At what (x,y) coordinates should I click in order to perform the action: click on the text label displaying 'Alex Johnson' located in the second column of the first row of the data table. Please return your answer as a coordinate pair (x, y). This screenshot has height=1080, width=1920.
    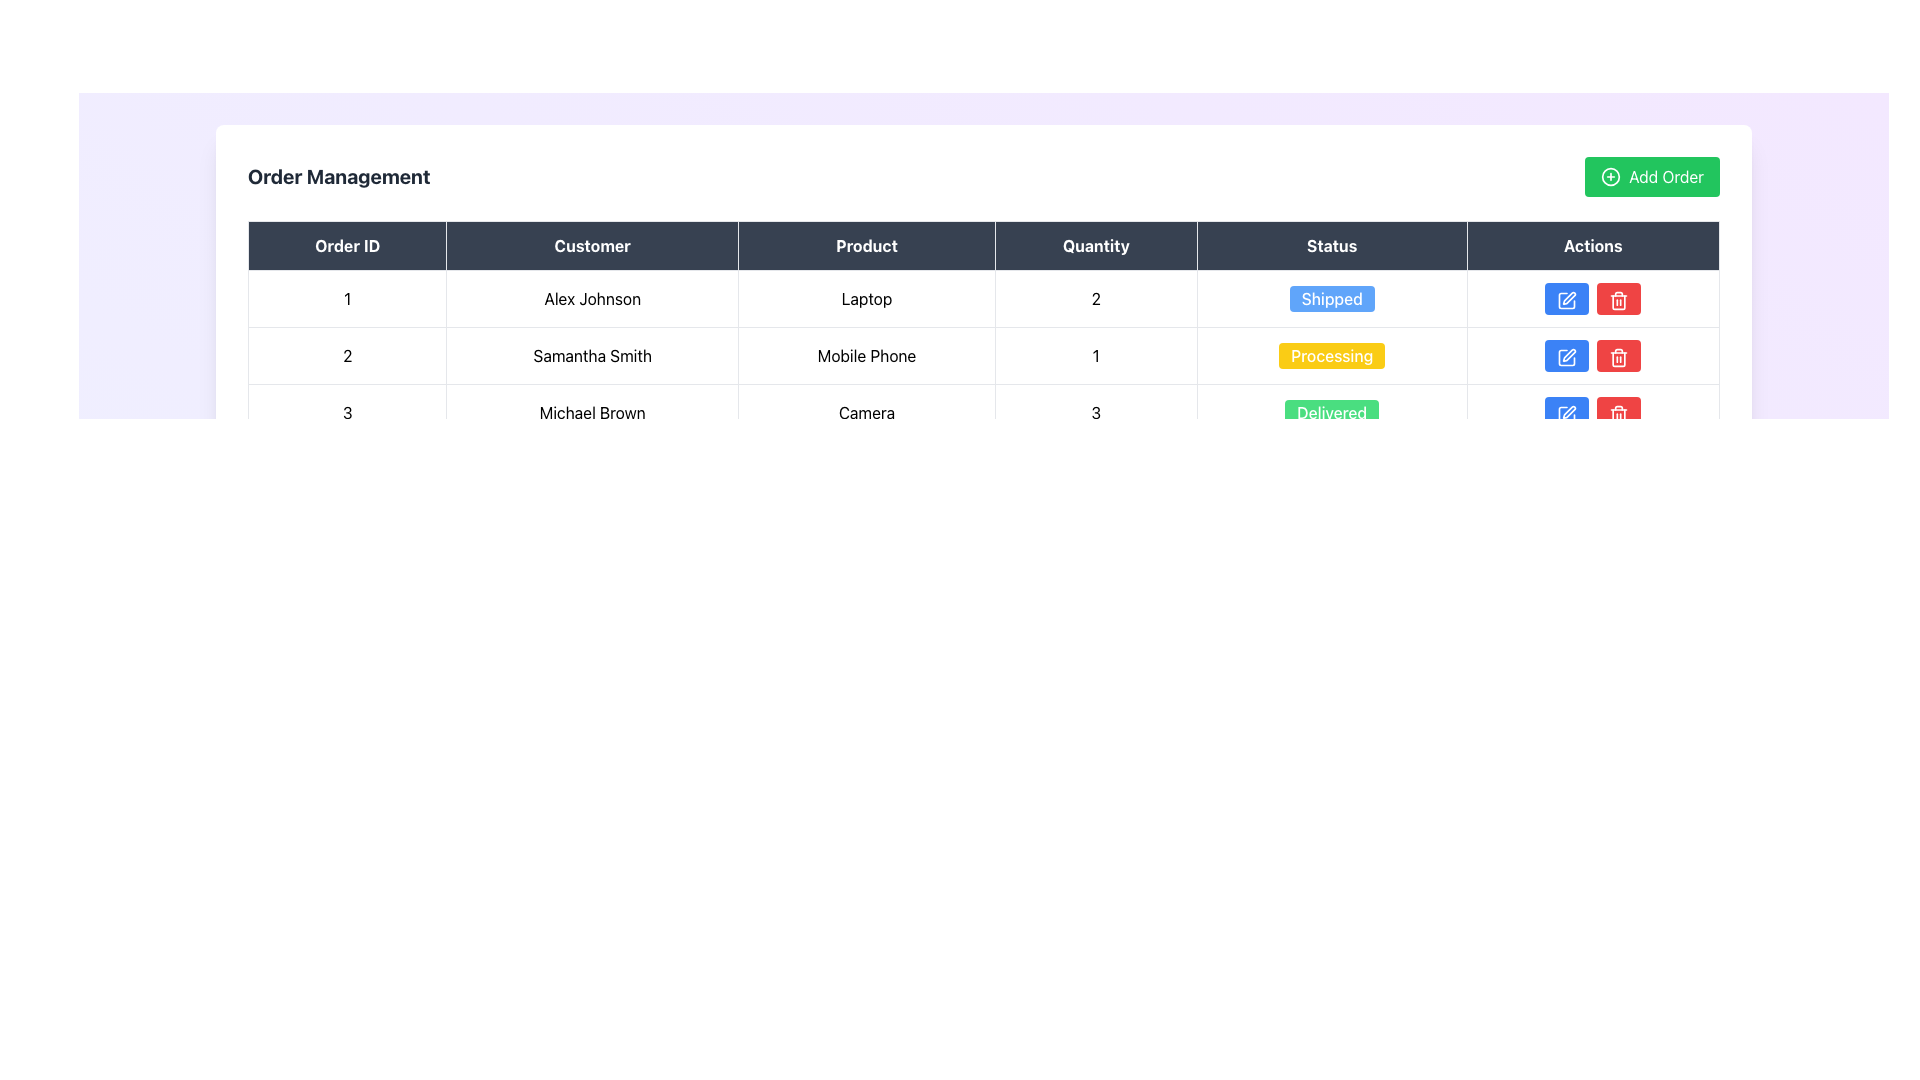
    Looking at the image, I should click on (591, 299).